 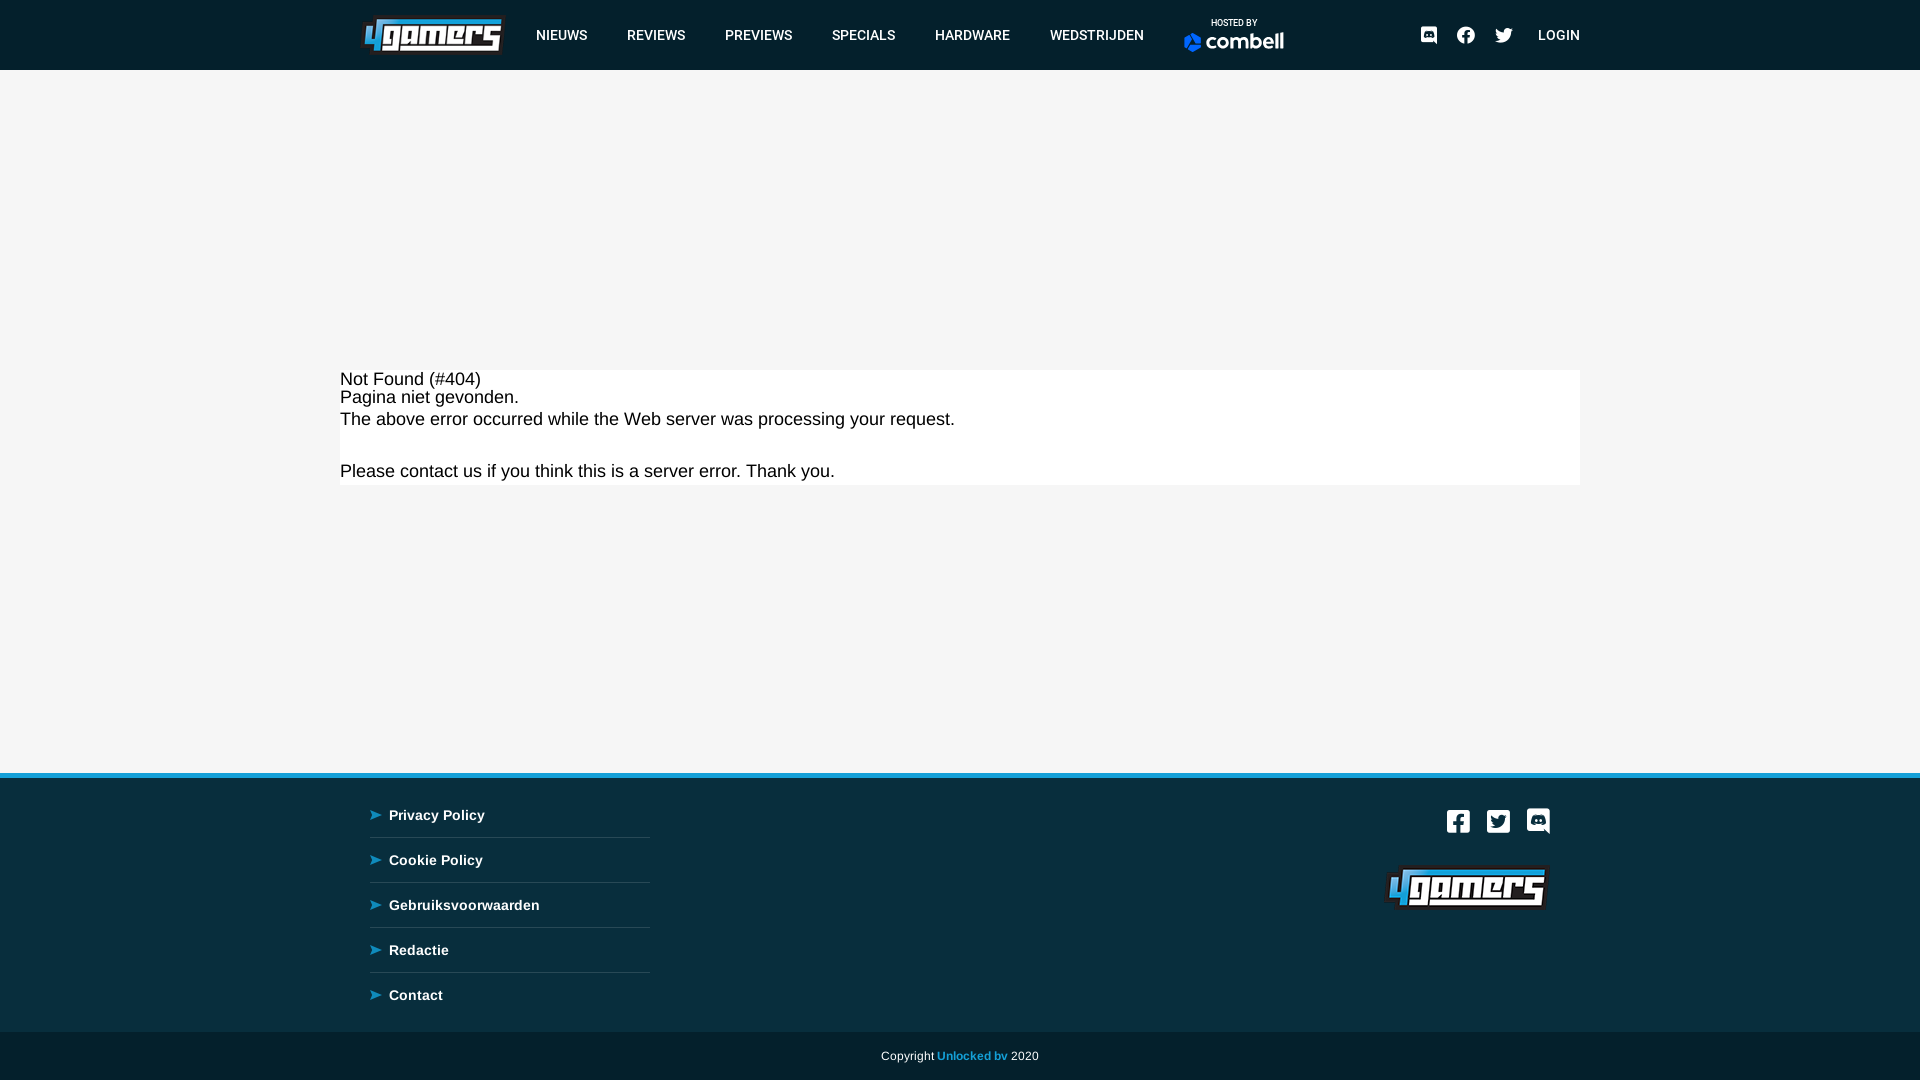 I want to click on 'NIEUWS', so click(x=526, y=34).